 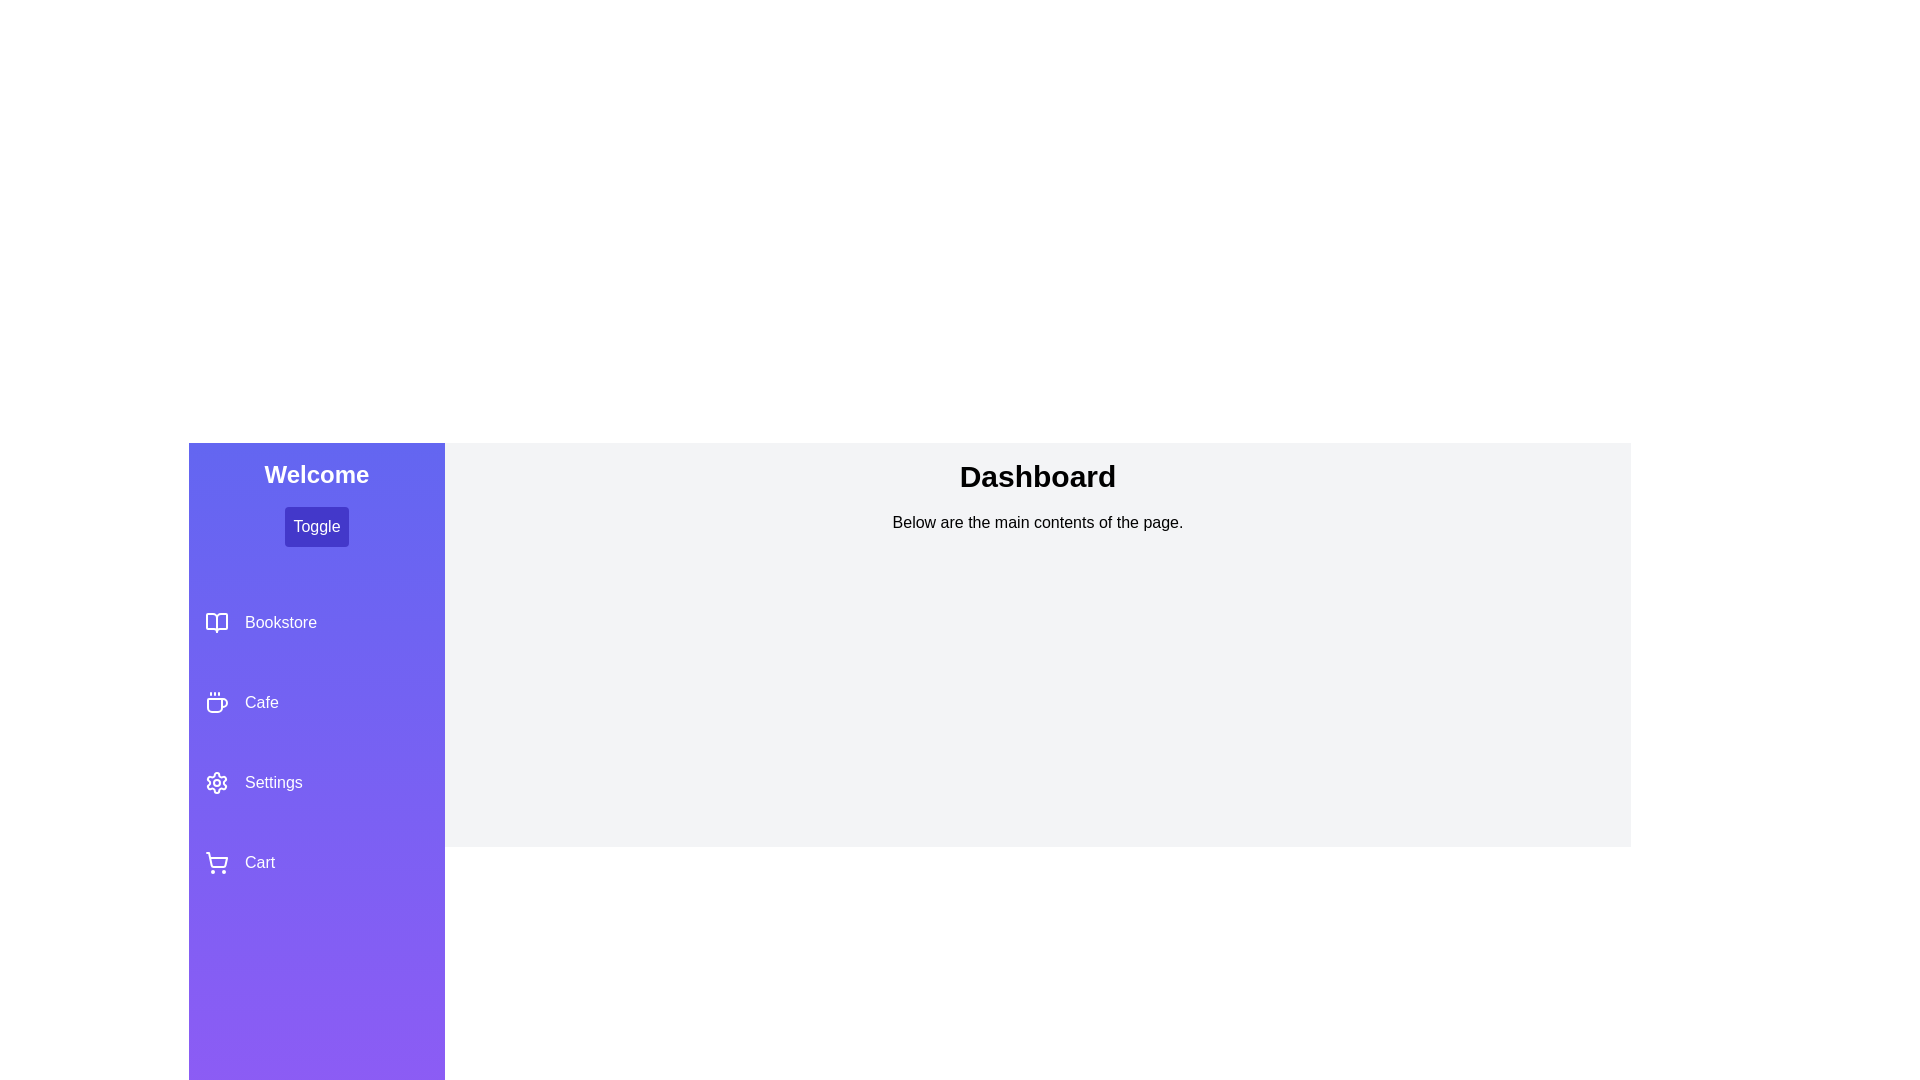 I want to click on the Settings section in the sidebar, so click(x=315, y=782).